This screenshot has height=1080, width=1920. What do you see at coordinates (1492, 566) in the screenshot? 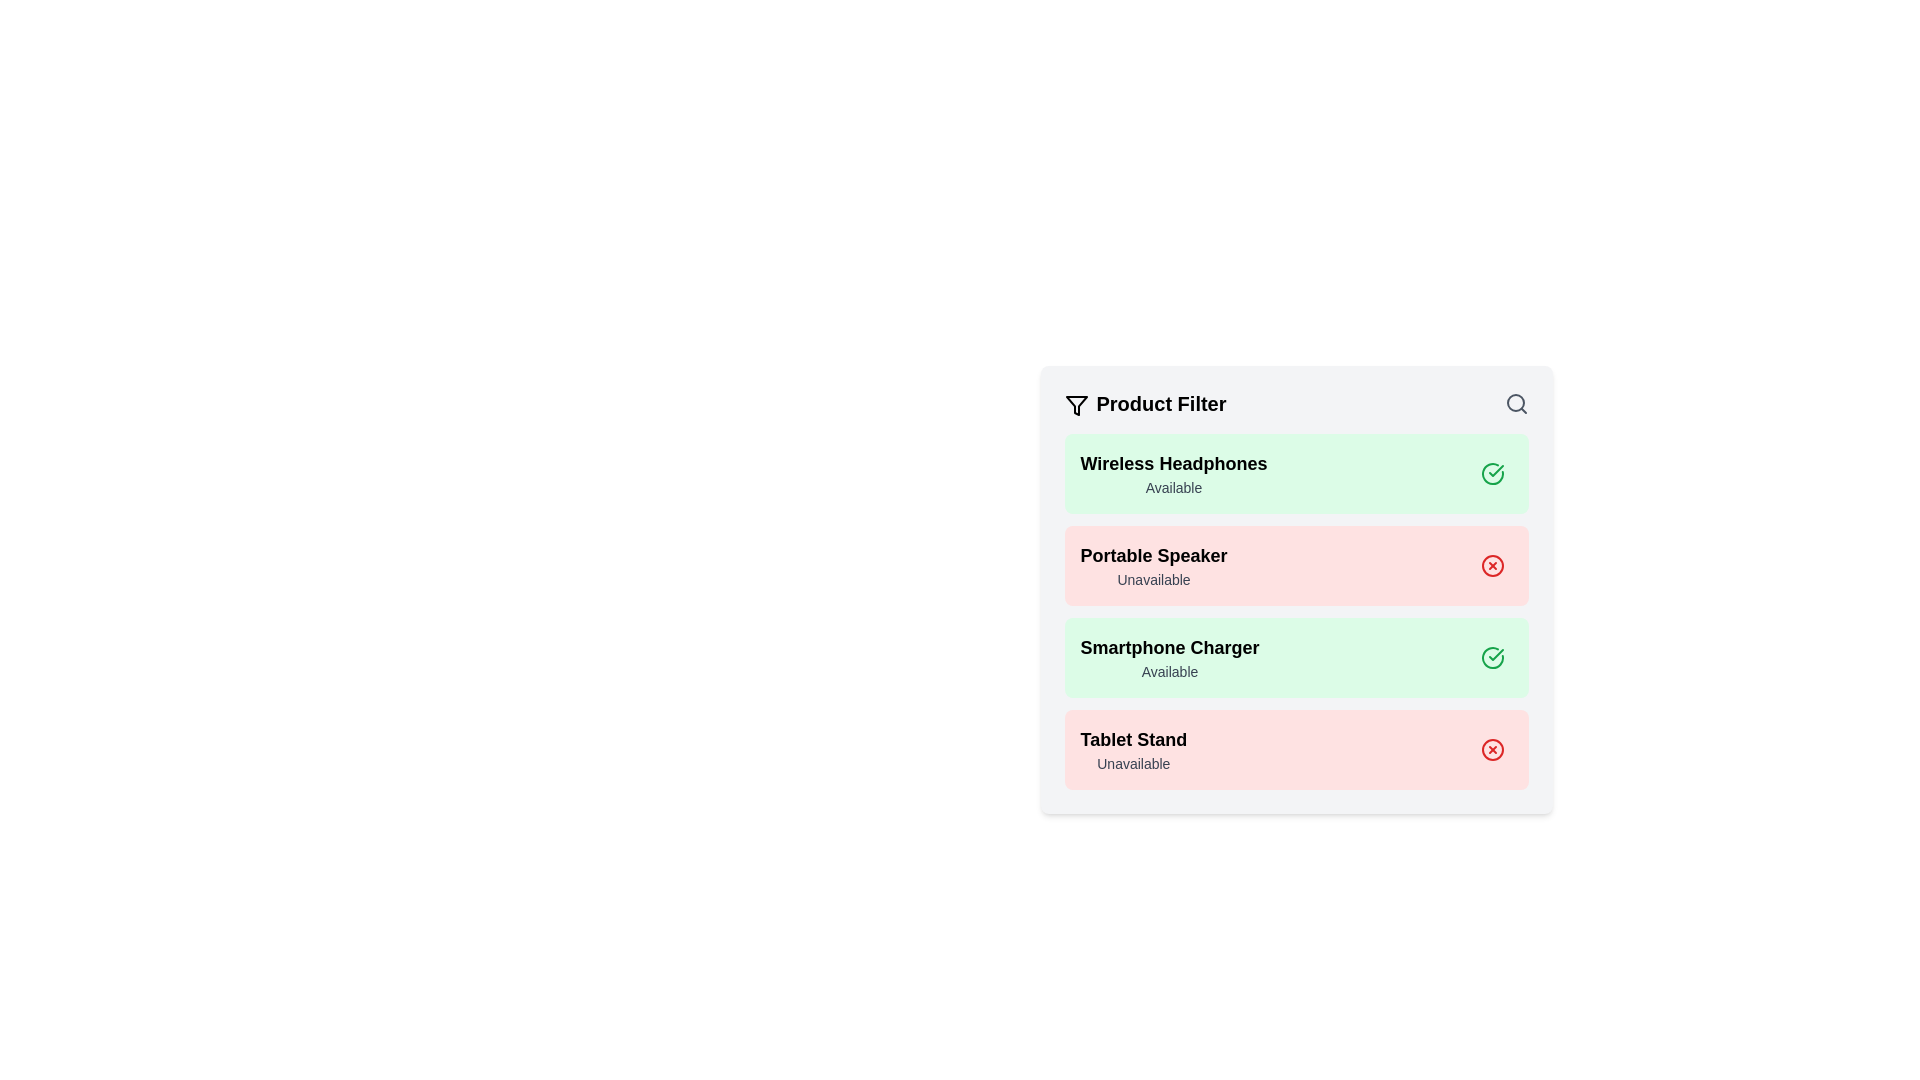
I see `the status of the 'Portable Speaker' item indicated by the centrally located graphical icon marking it as unavailable` at bounding box center [1492, 566].